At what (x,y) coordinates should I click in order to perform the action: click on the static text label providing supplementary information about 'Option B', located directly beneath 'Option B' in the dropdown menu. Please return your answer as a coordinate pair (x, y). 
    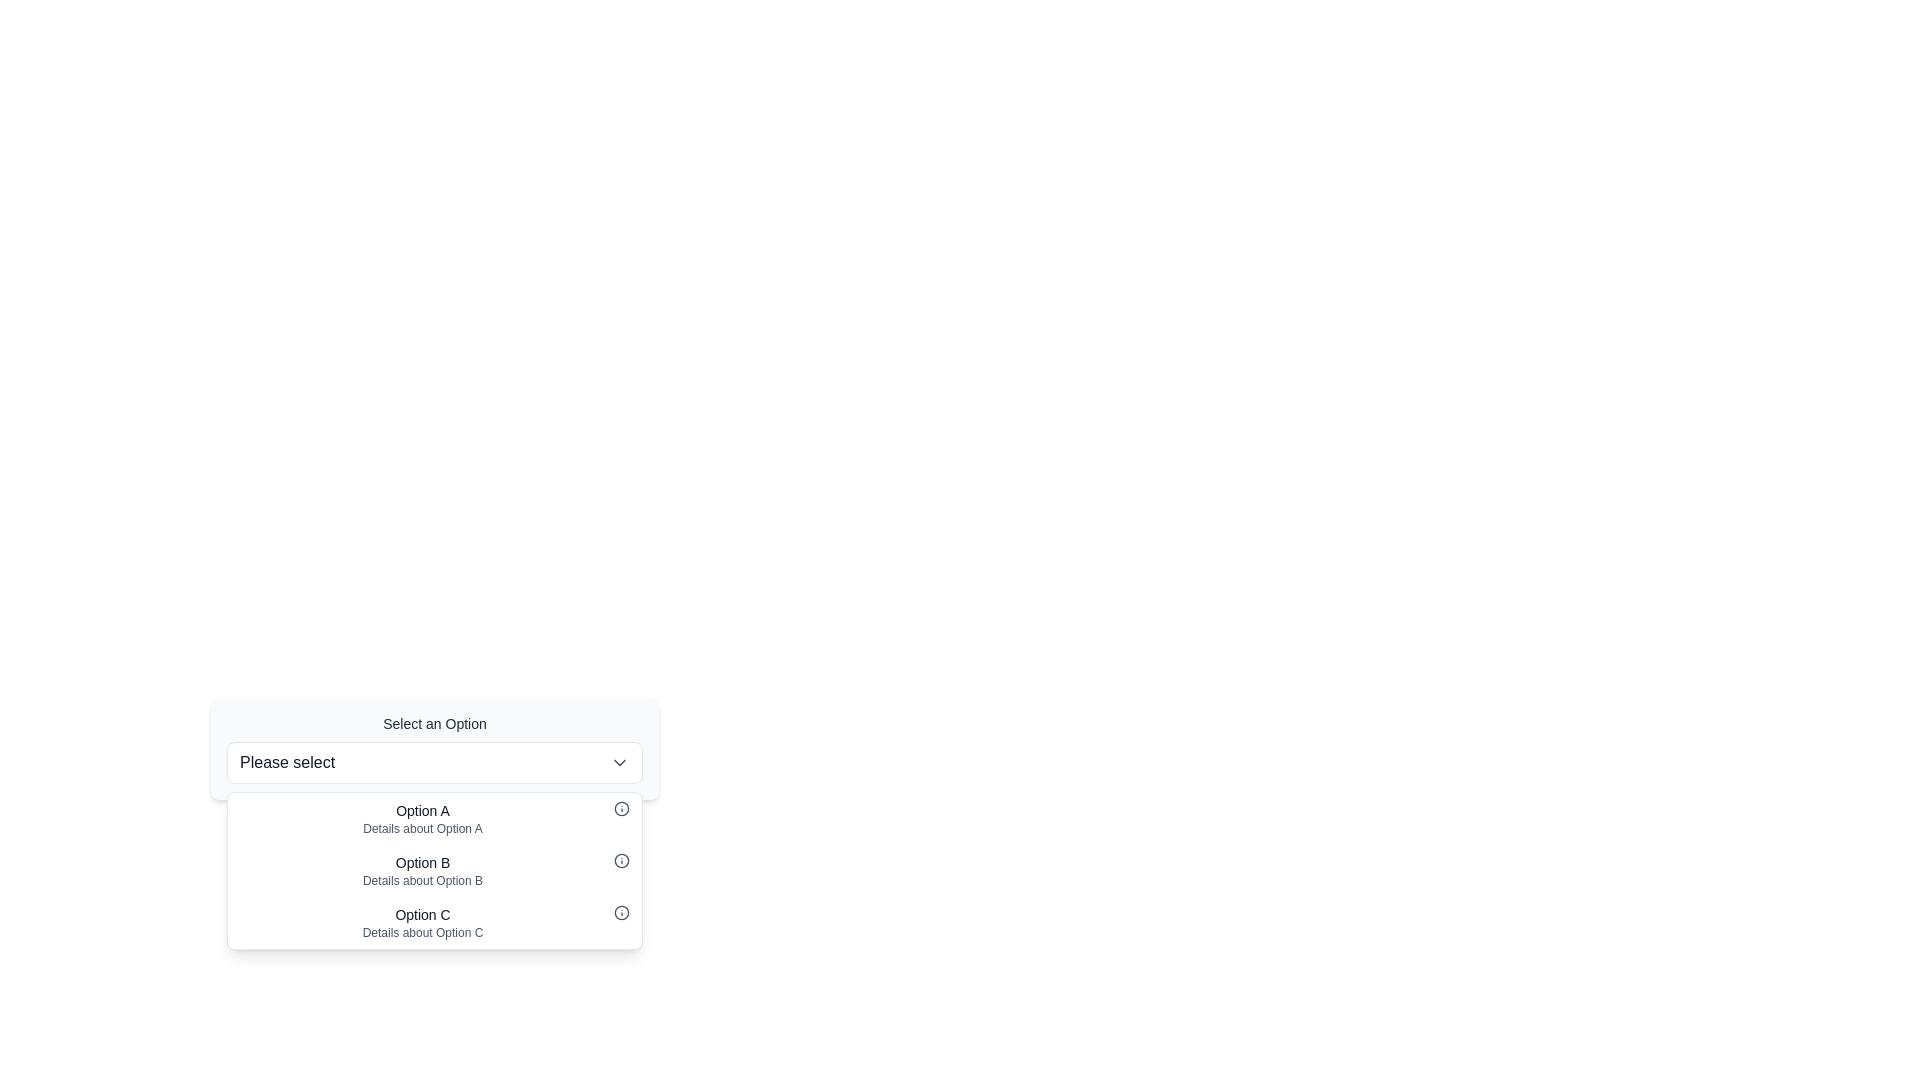
    Looking at the image, I should click on (421, 879).